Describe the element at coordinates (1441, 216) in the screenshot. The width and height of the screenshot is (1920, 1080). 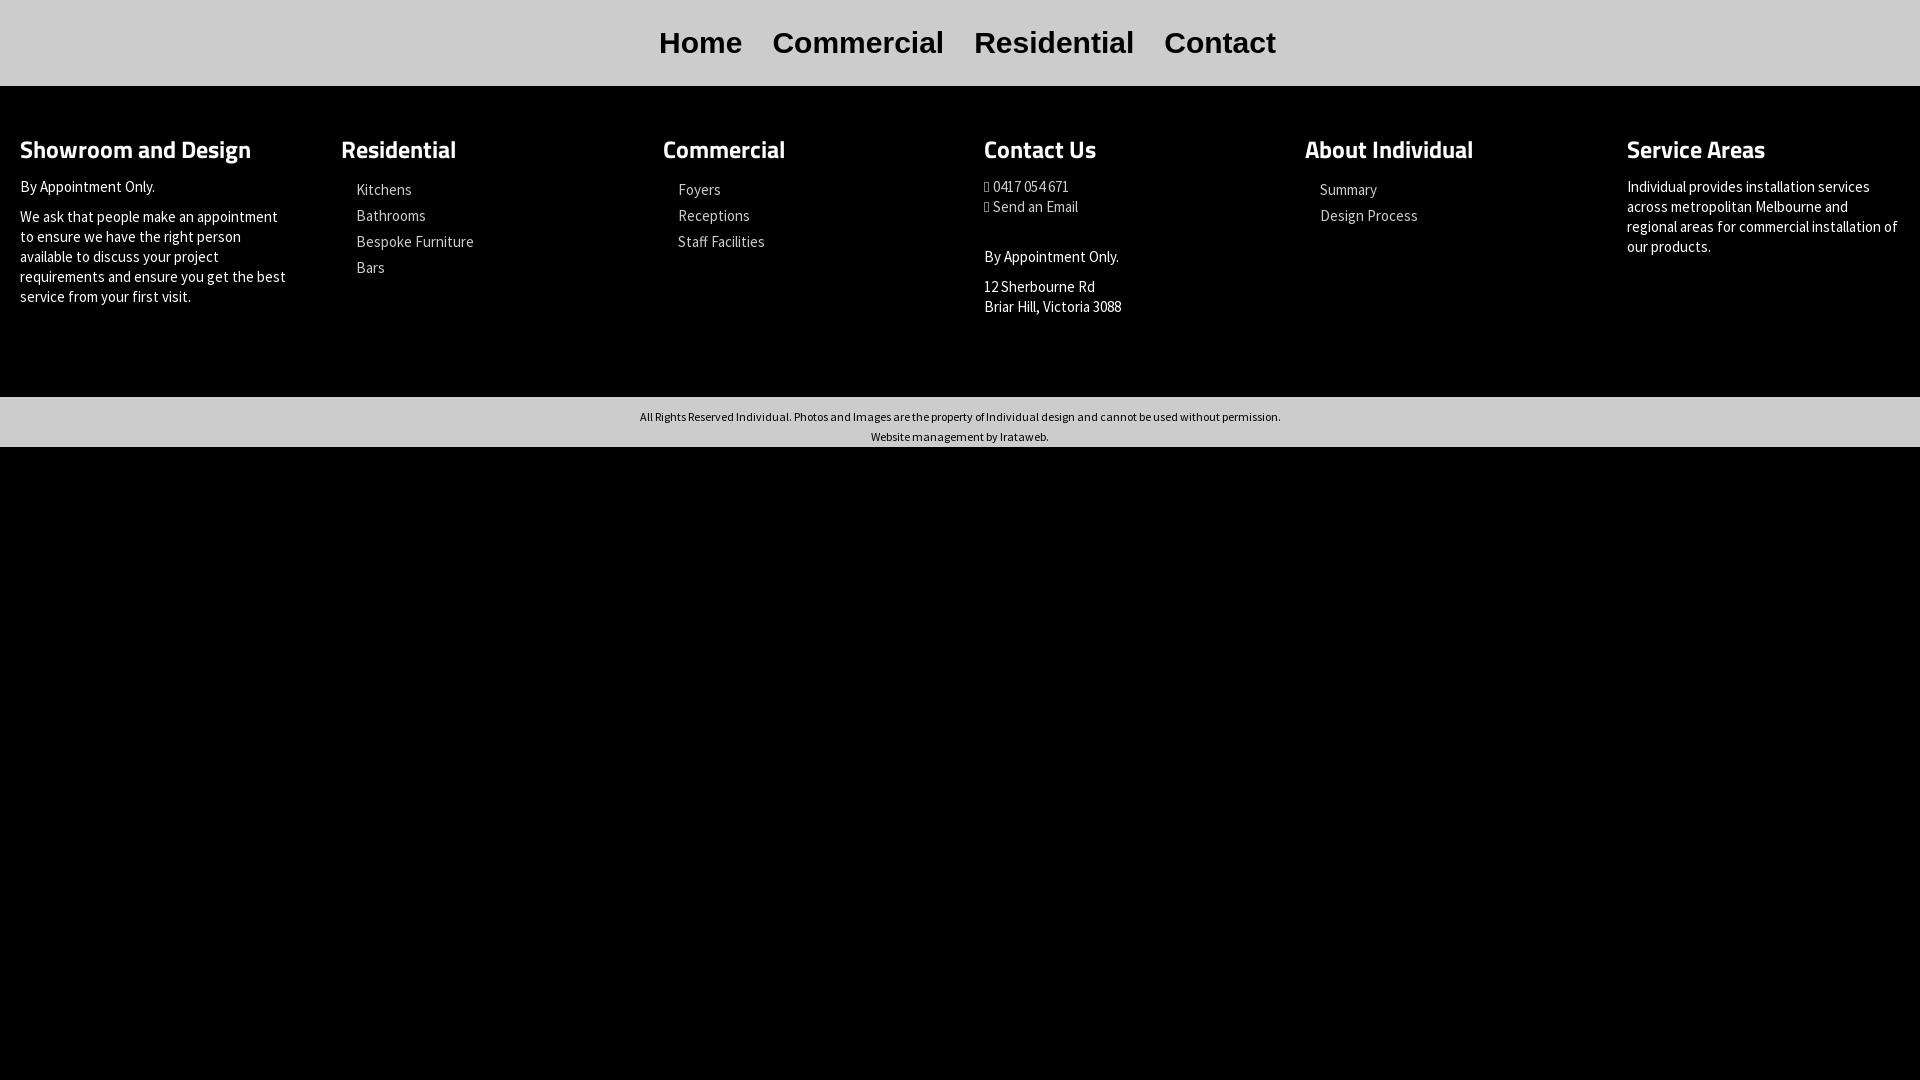
I see `'Design Process'` at that location.